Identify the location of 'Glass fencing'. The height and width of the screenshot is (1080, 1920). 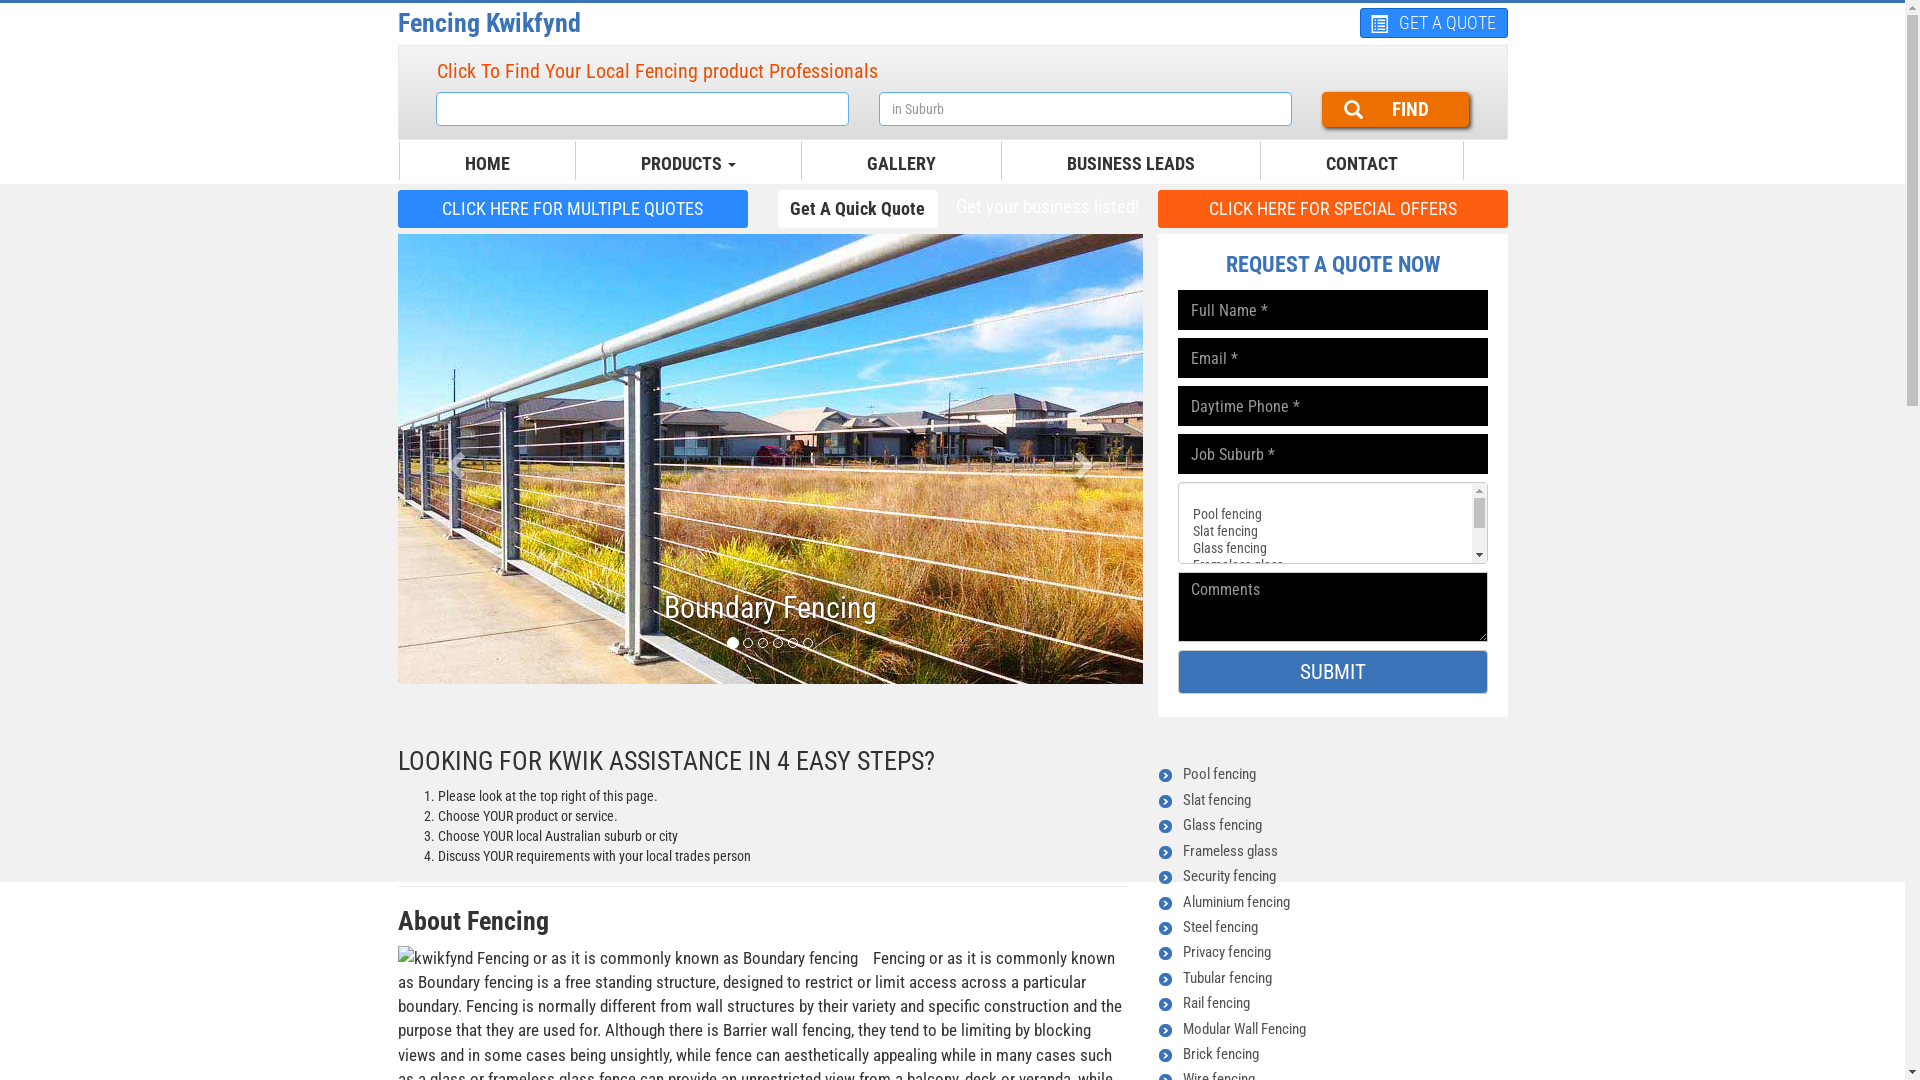
(1220, 825).